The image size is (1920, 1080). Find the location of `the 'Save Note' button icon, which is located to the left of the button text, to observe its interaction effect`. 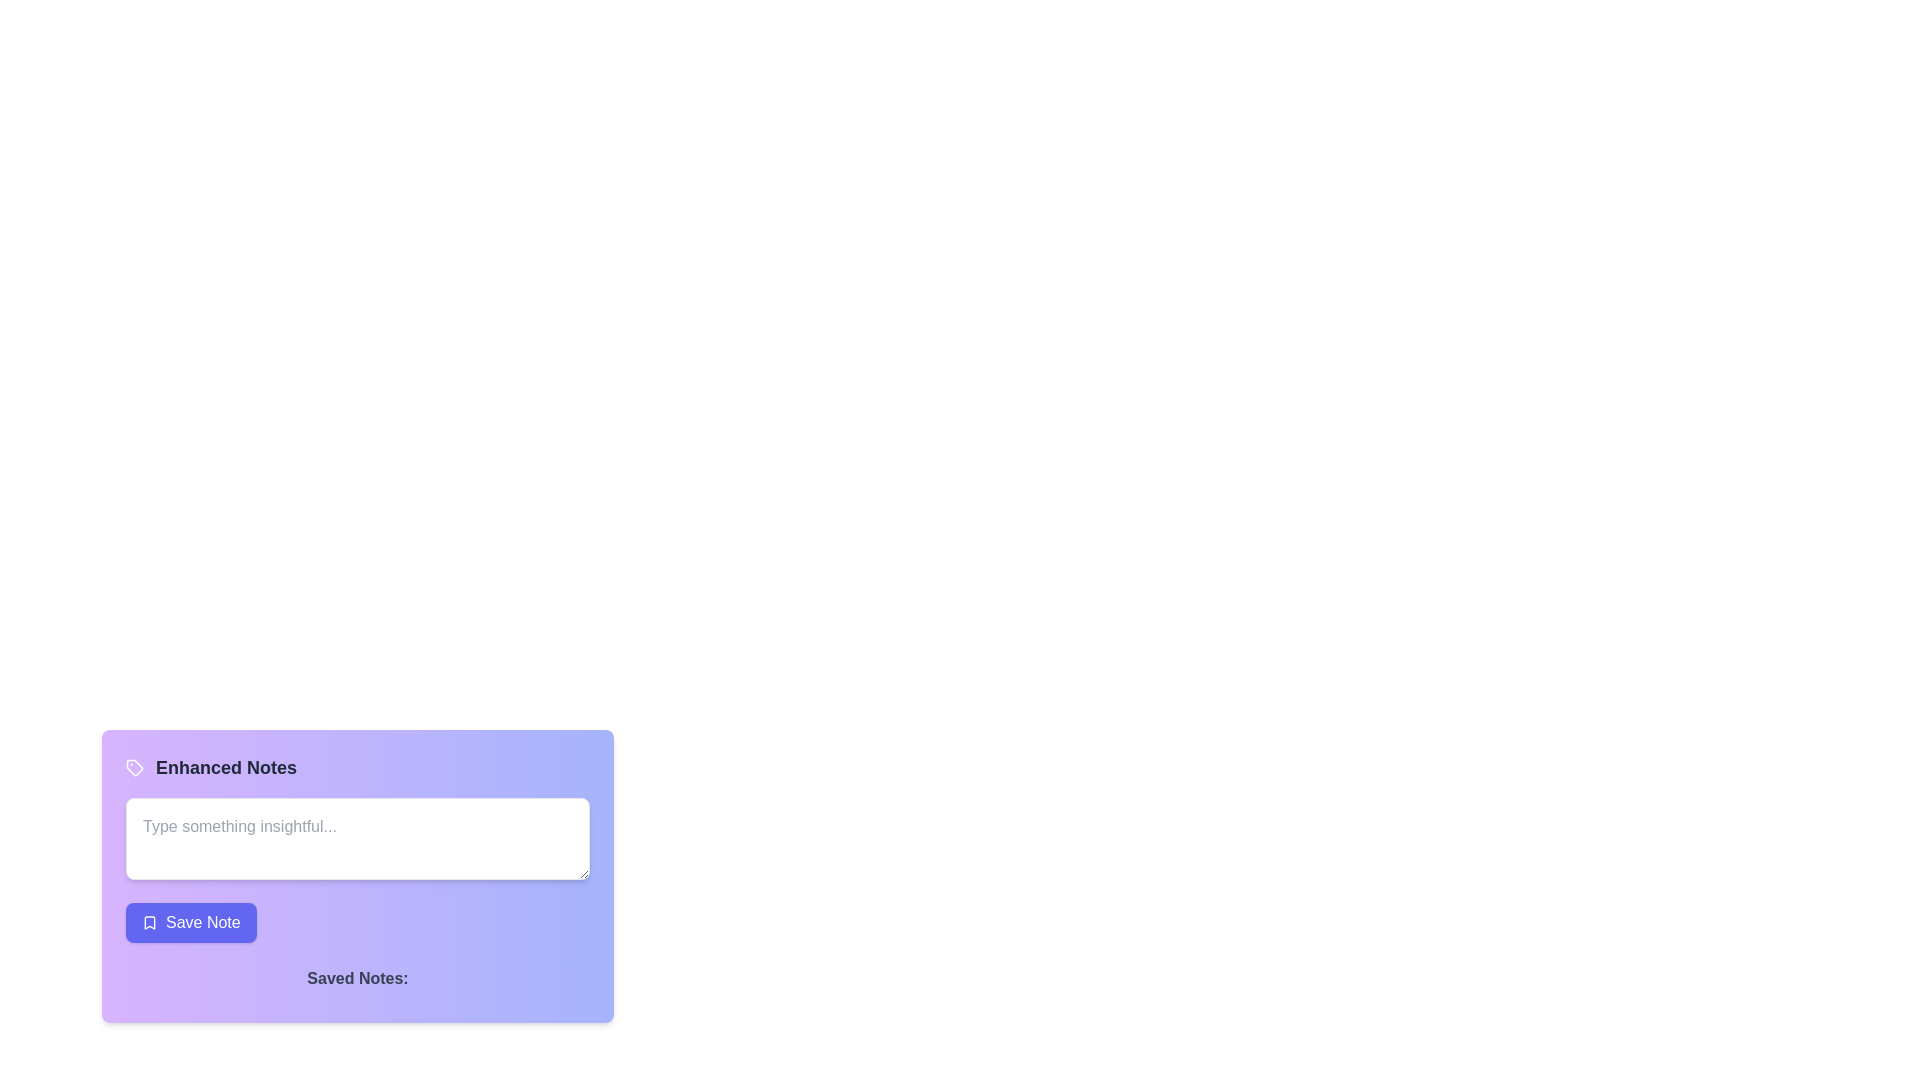

the 'Save Note' button icon, which is located to the left of the button text, to observe its interaction effect is located at coordinates (148, 922).